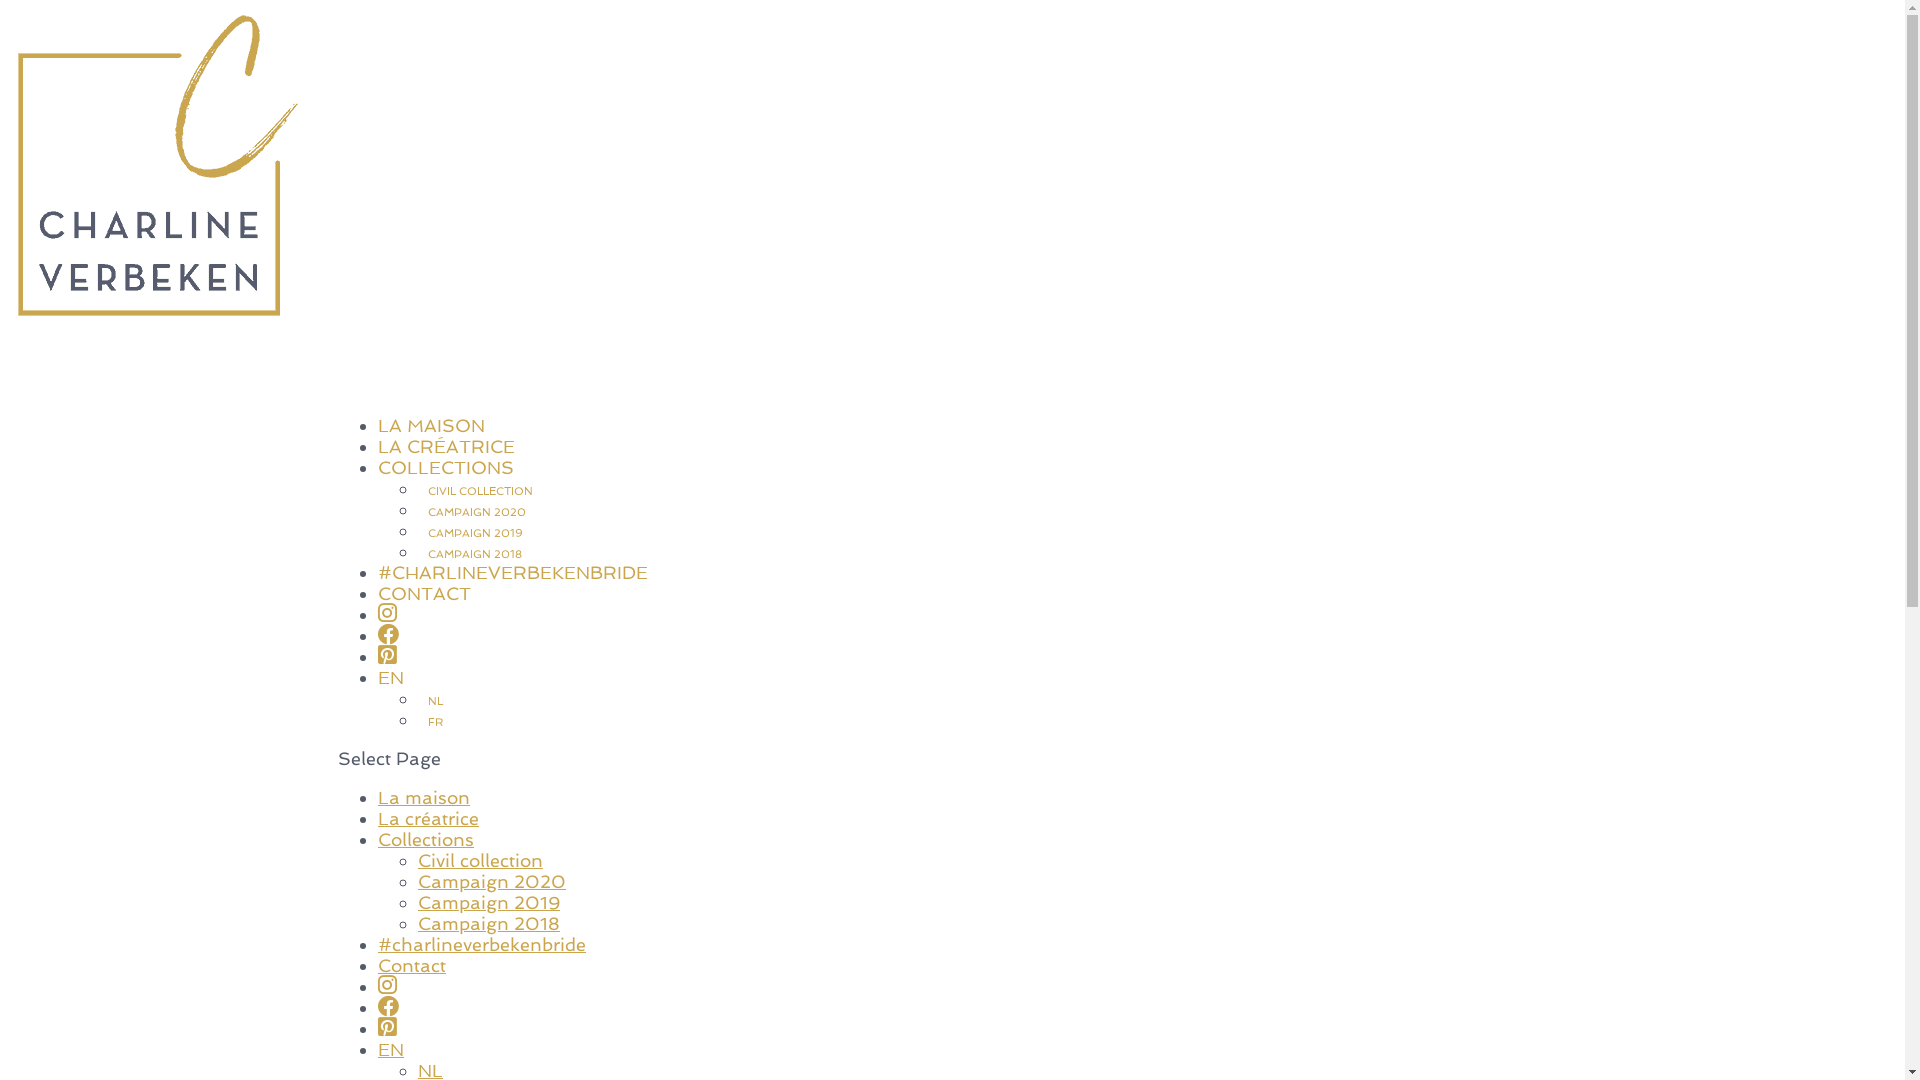 The image size is (1920, 1080). What do you see at coordinates (390, 711) in the screenshot?
I see `'EN'` at bounding box center [390, 711].